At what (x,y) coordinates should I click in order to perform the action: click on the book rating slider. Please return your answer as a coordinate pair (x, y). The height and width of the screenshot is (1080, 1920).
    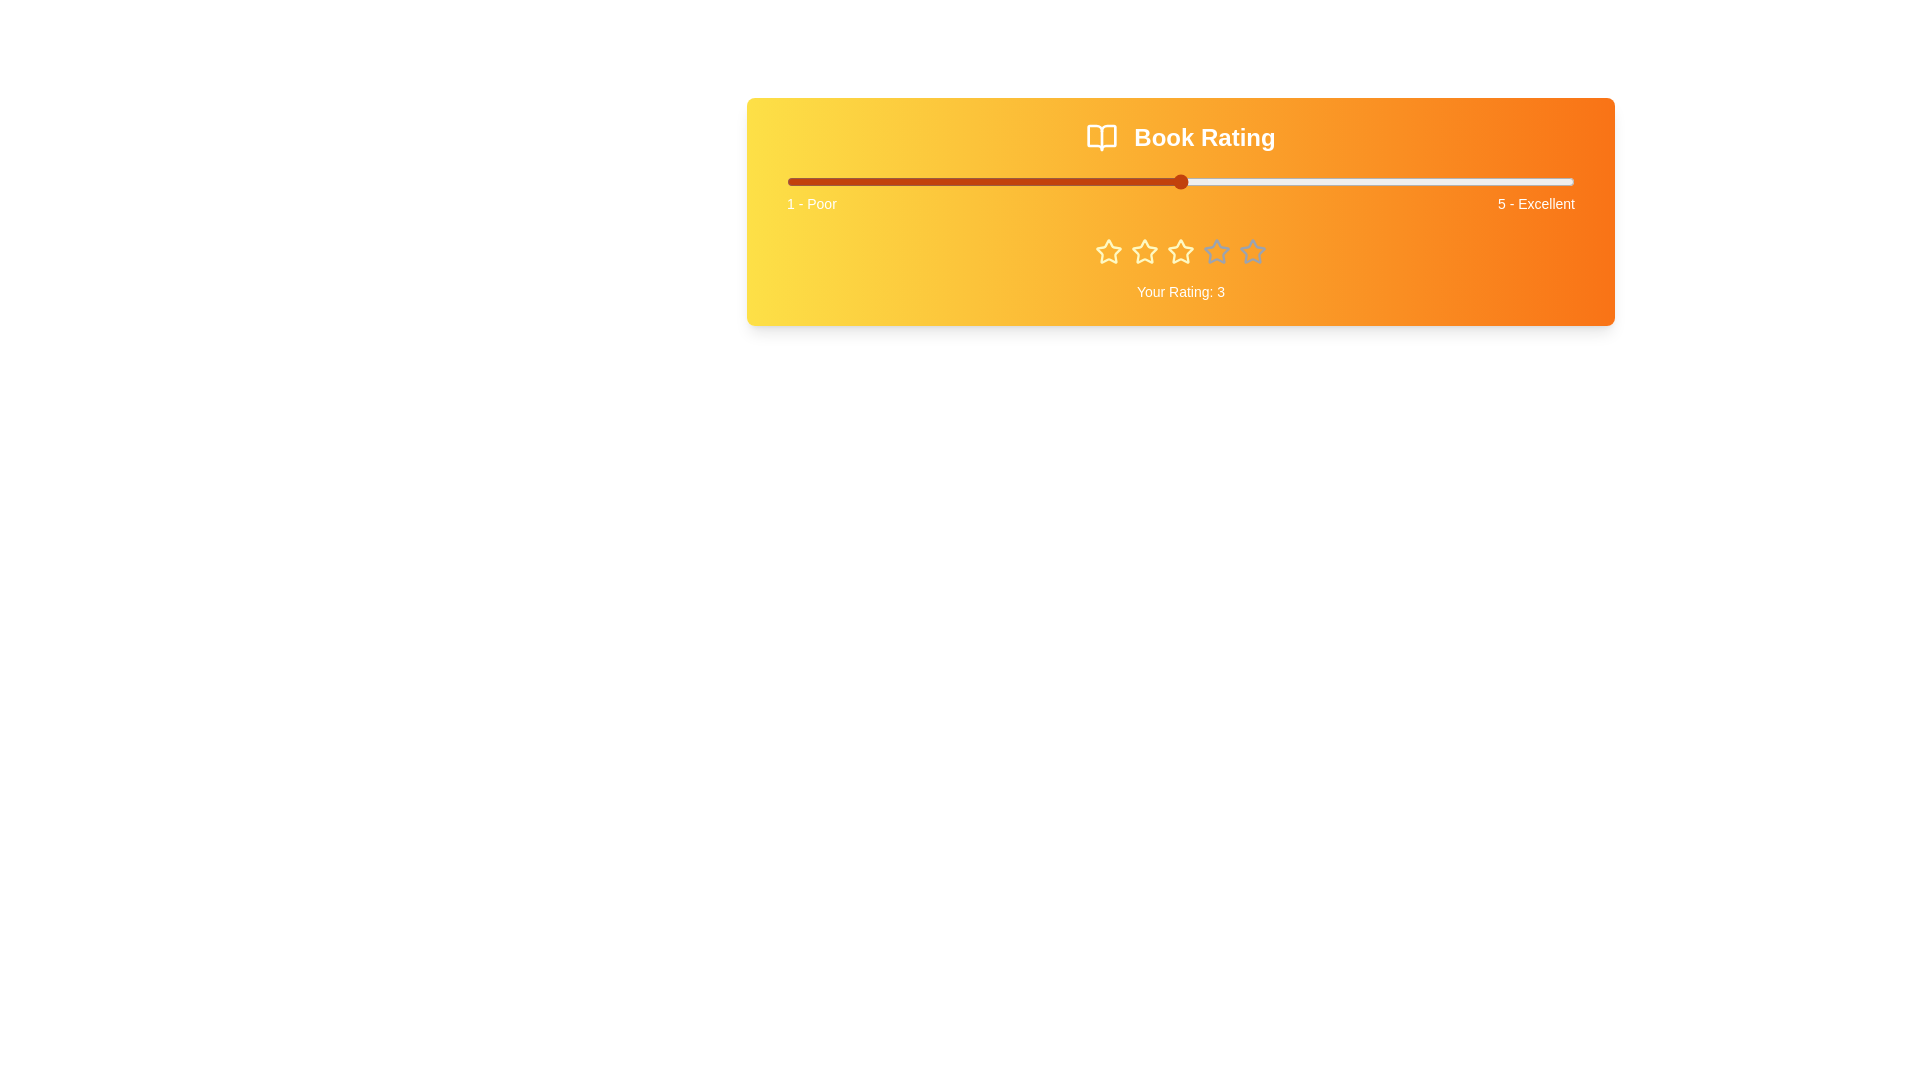
    Looking at the image, I should click on (1180, 181).